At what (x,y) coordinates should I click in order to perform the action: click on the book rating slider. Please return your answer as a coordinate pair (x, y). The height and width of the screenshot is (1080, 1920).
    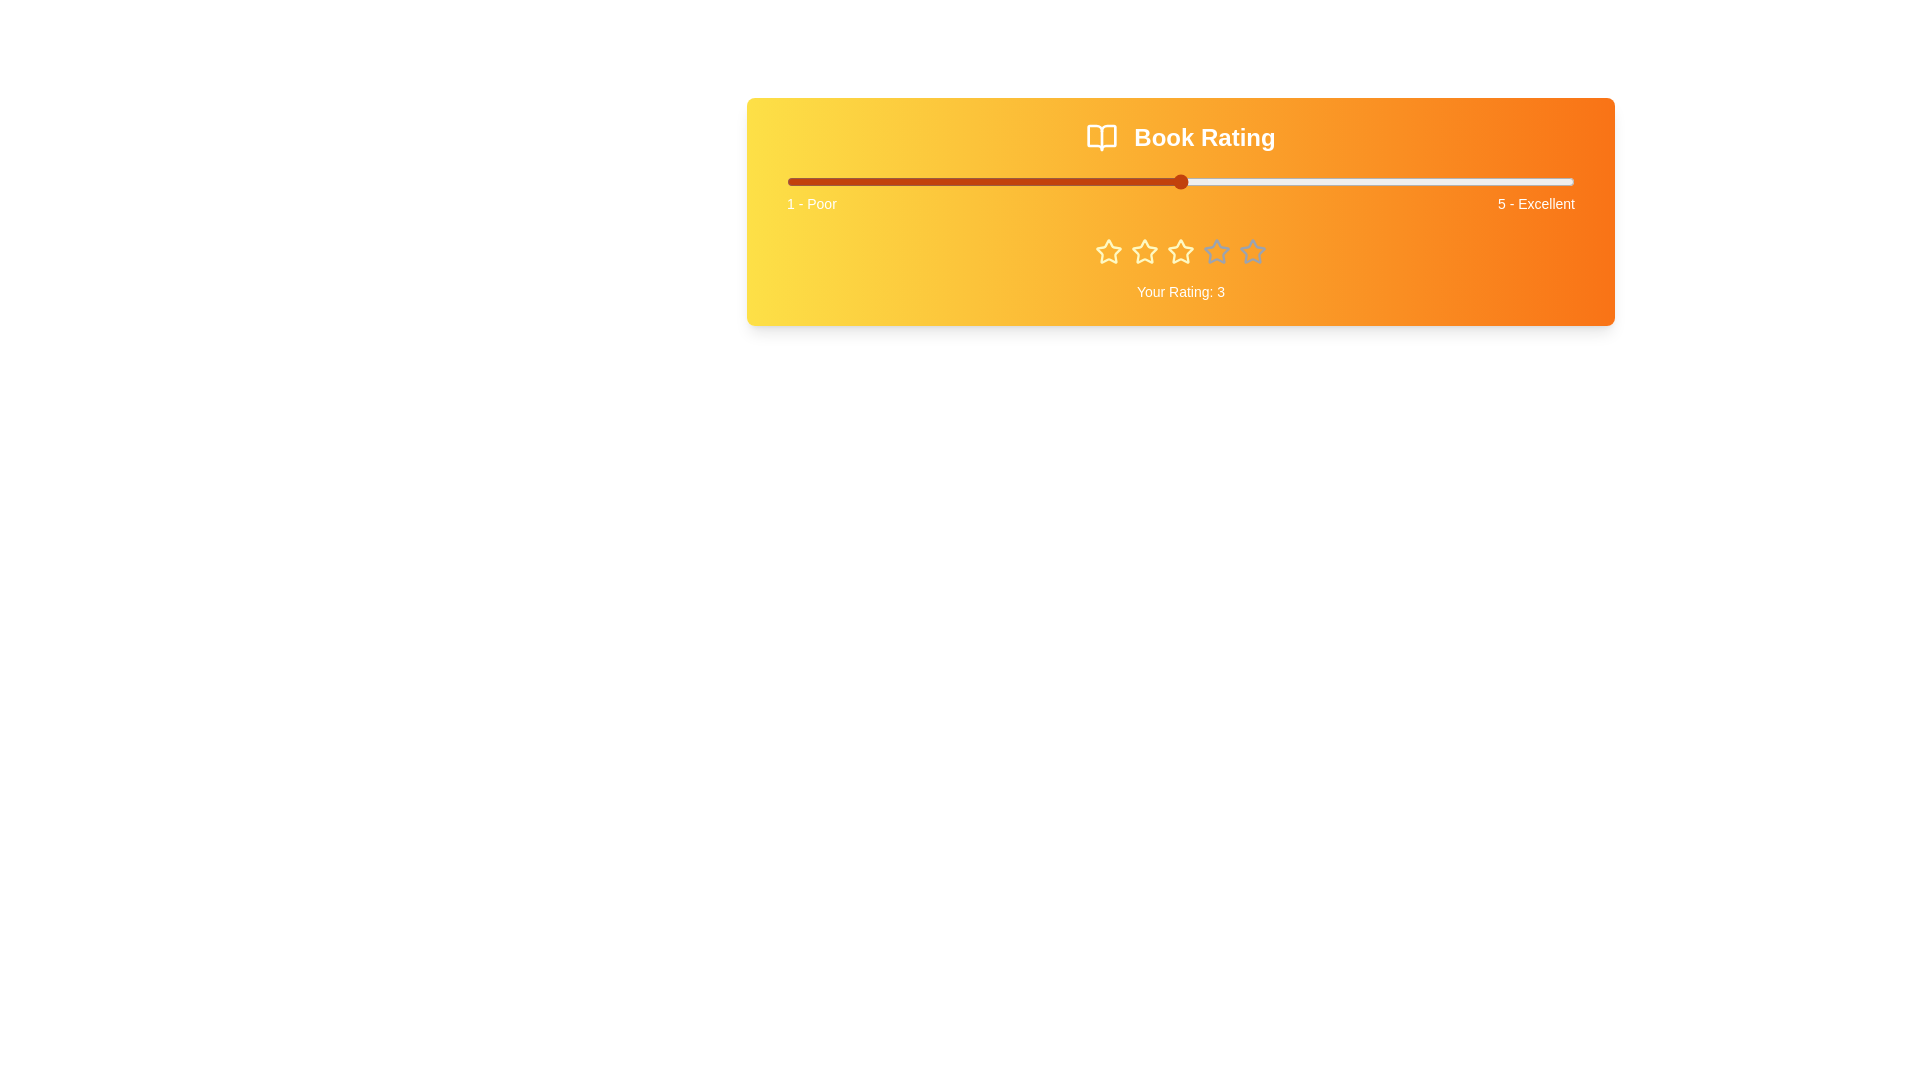
    Looking at the image, I should click on (1180, 181).